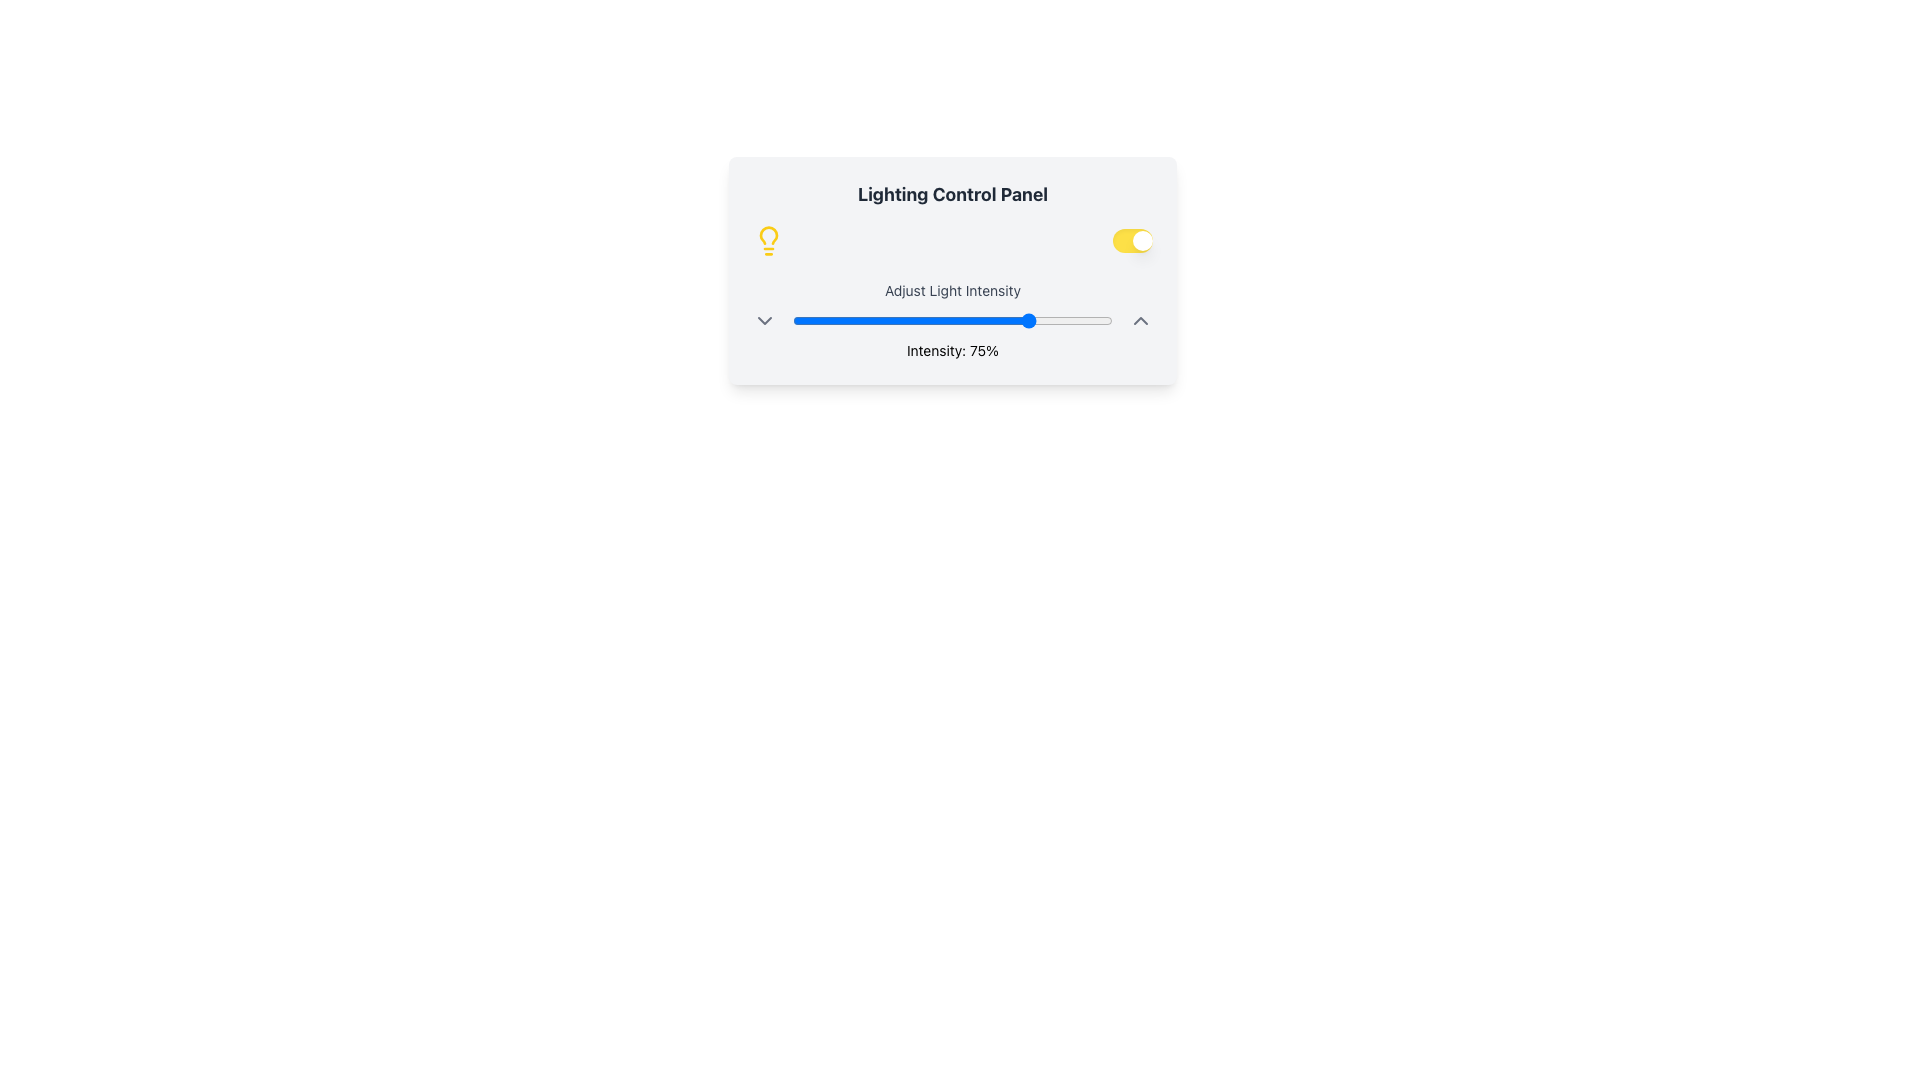  What do you see at coordinates (952, 319) in the screenshot?
I see `the circular handle of the horizontal slider, located between the label 'Adjust Light Intensity' and the value display 'Intensity: 75%'` at bounding box center [952, 319].